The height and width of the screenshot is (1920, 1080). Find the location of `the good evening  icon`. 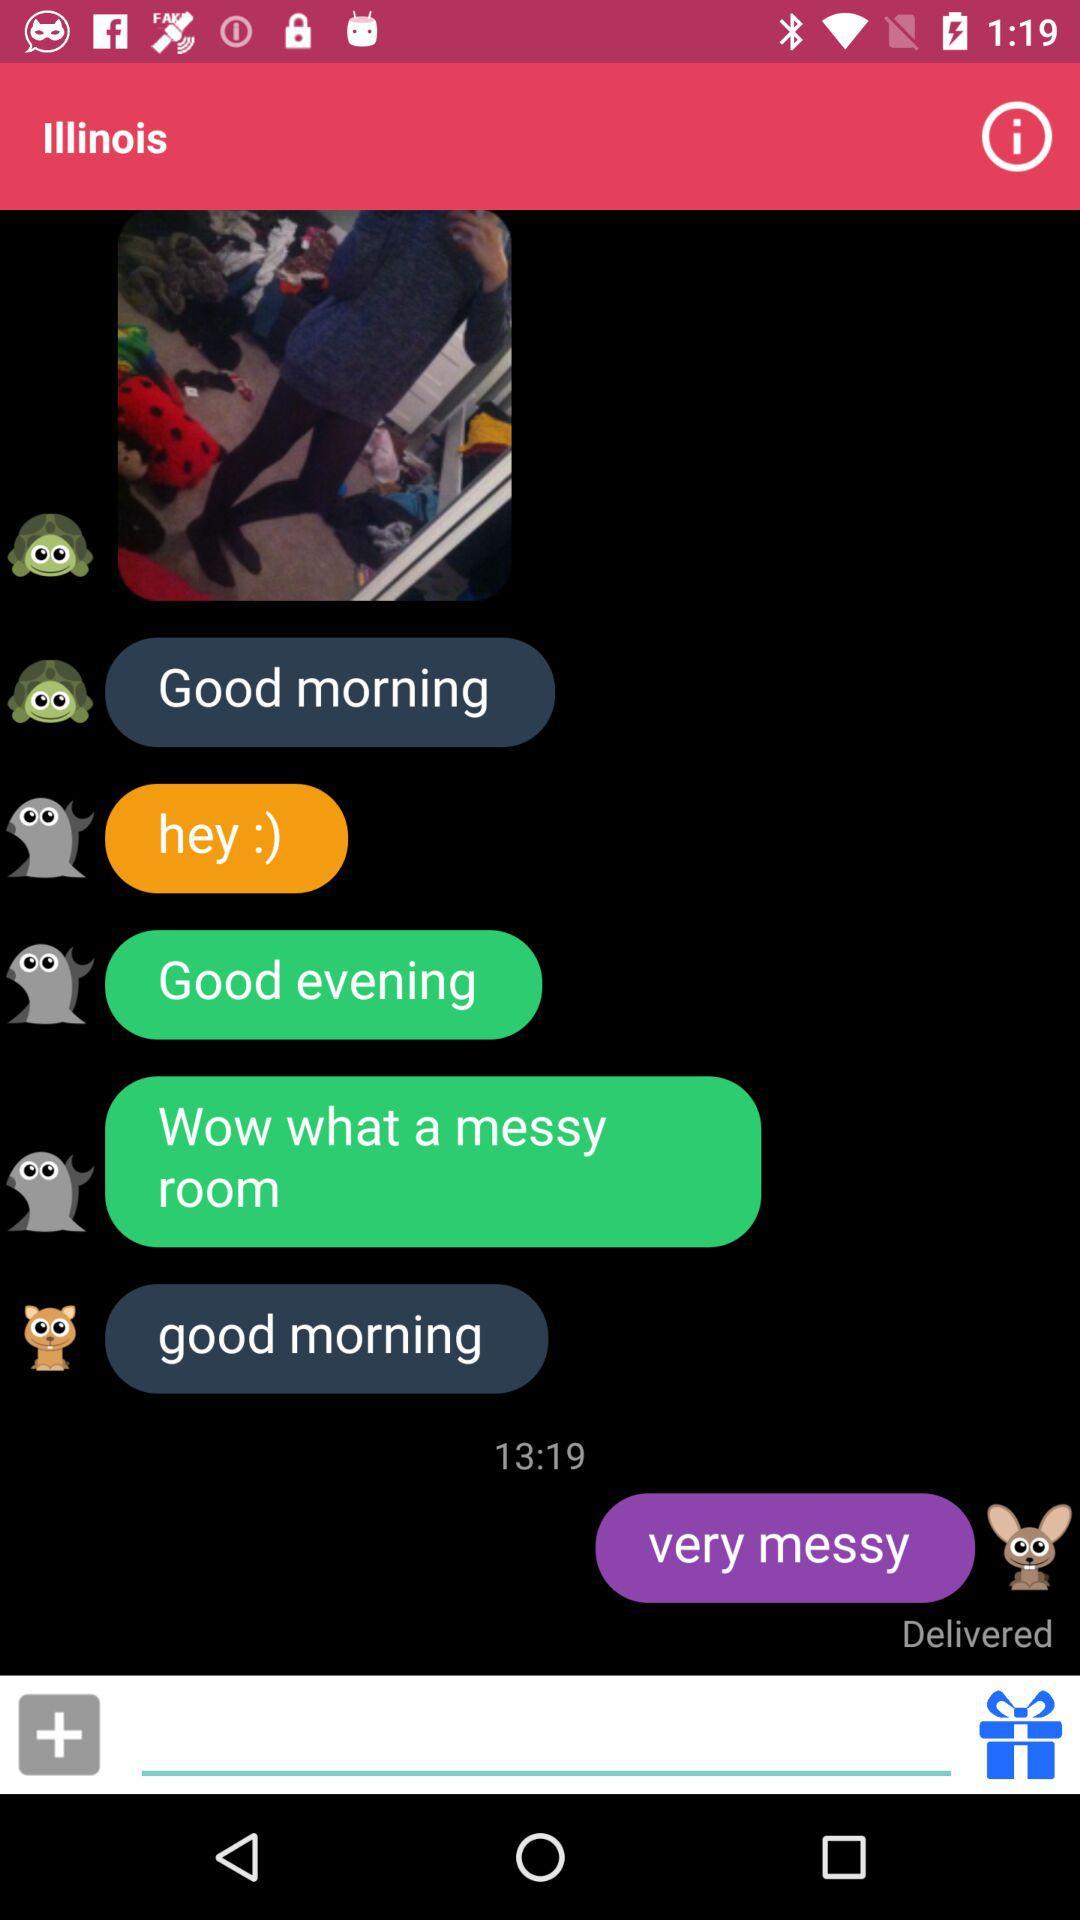

the good evening  icon is located at coordinates (322, 984).